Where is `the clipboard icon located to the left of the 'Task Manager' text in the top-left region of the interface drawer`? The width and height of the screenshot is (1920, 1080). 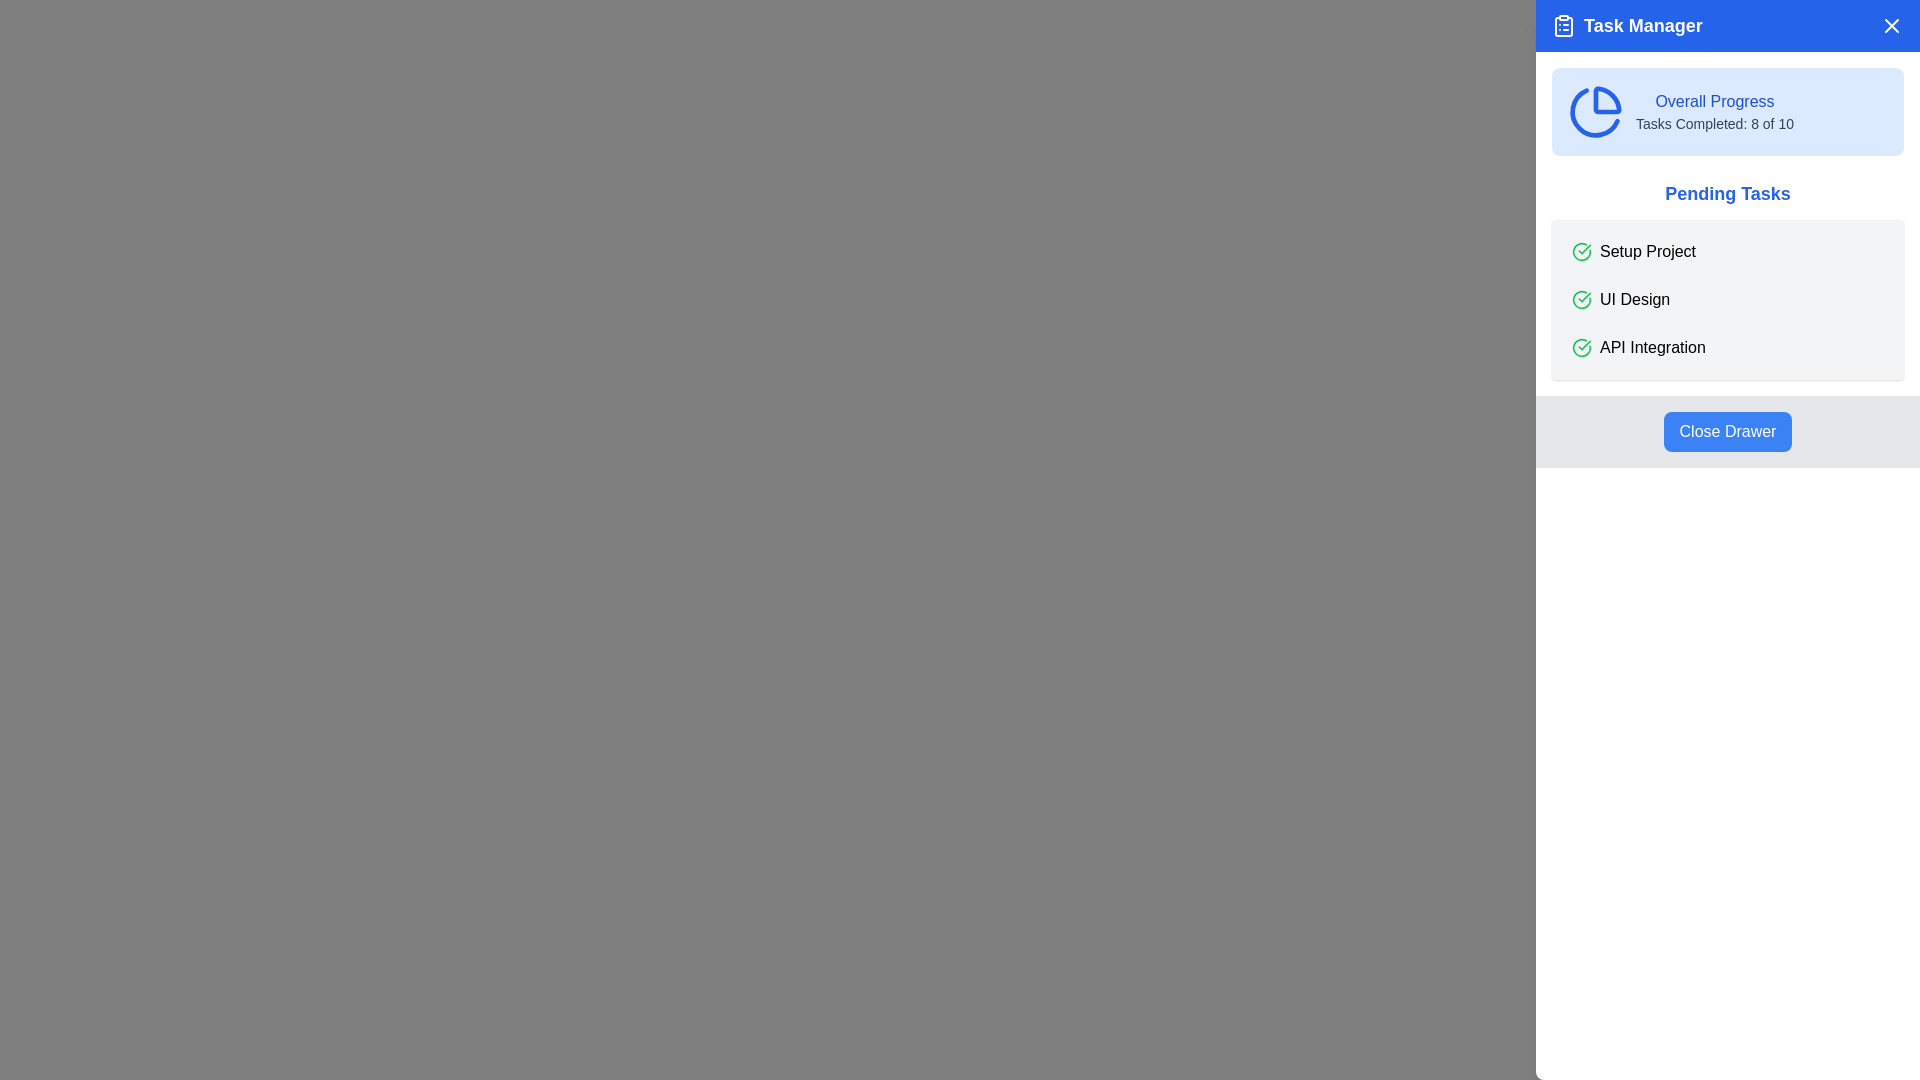
the clipboard icon located to the left of the 'Task Manager' text in the top-left region of the interface drawer is located at coordinates (1563, 26).